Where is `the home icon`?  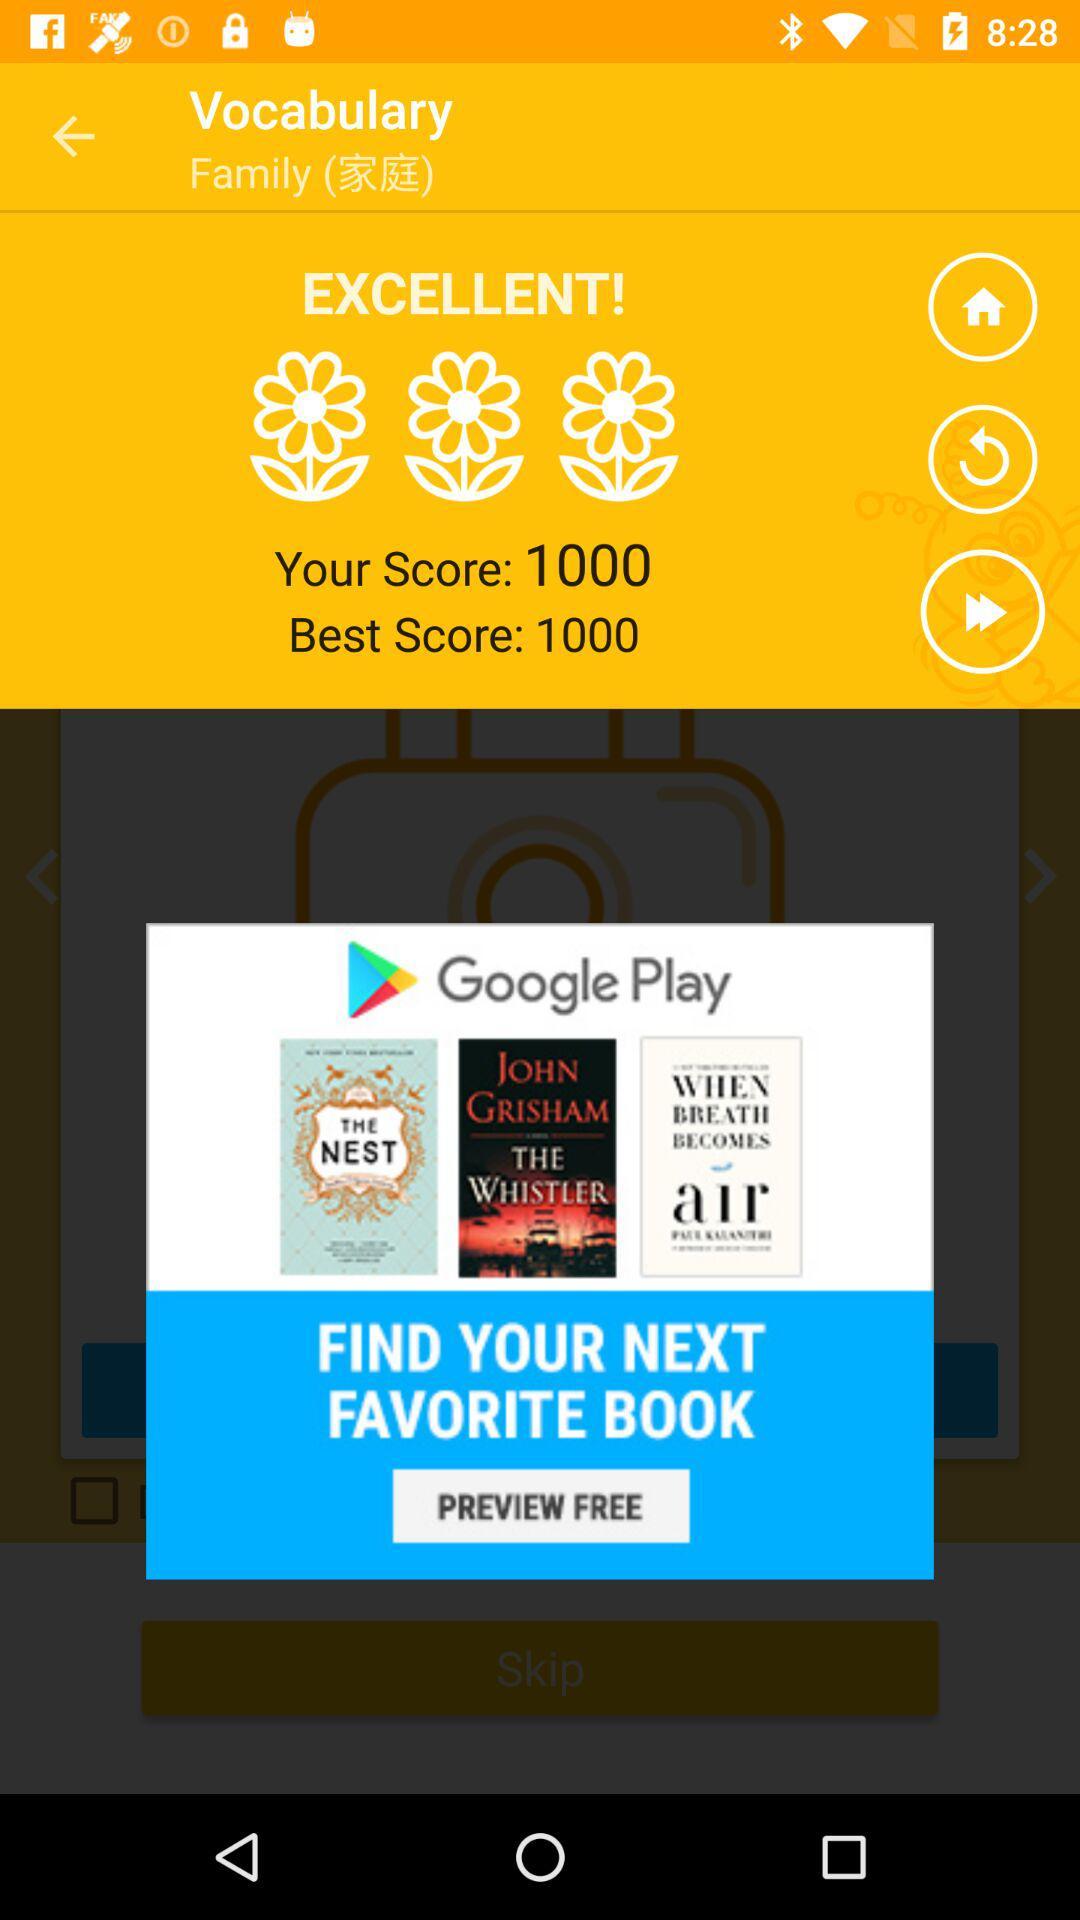
the home icon is located at coordinates (981, 306).